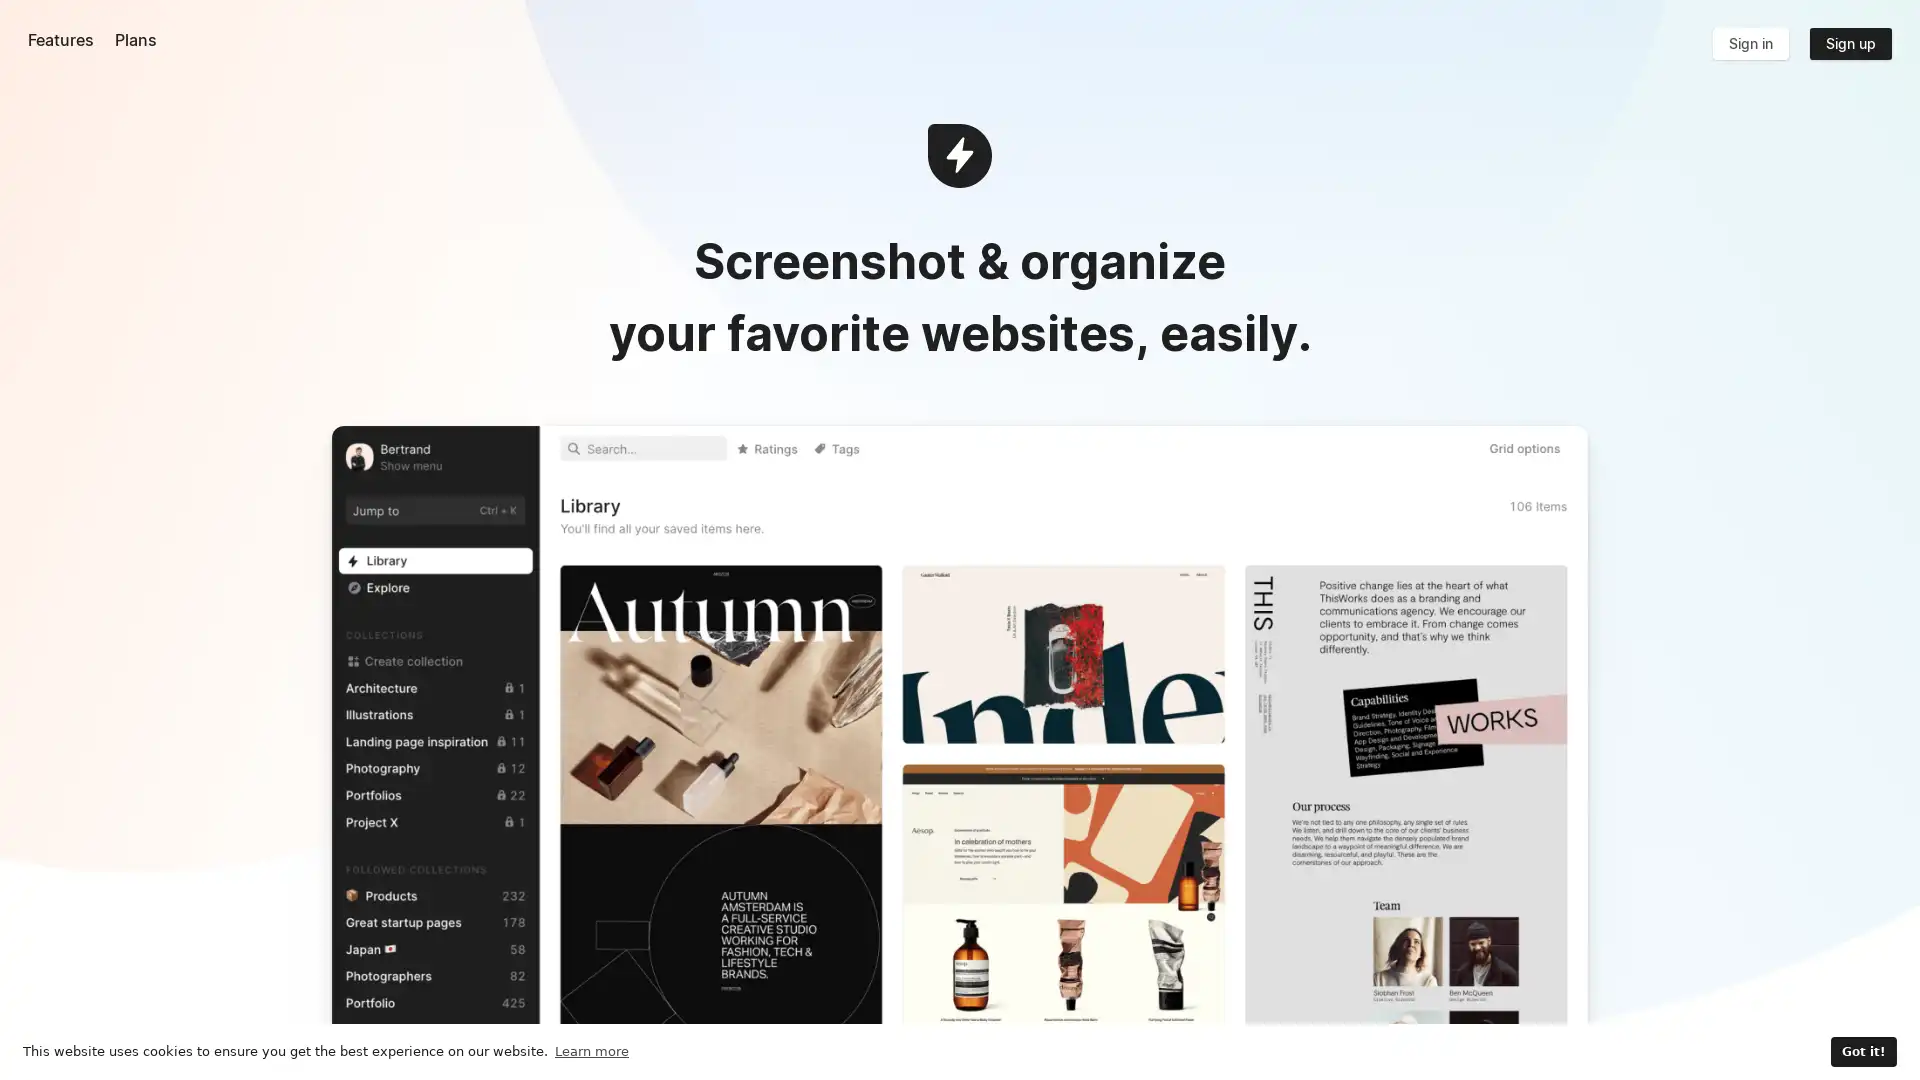 The image size is (1920, 1080). Describe the element at coordinates (1861, 1051) in the screenshot. I see `dismiss cookie message` at that location.